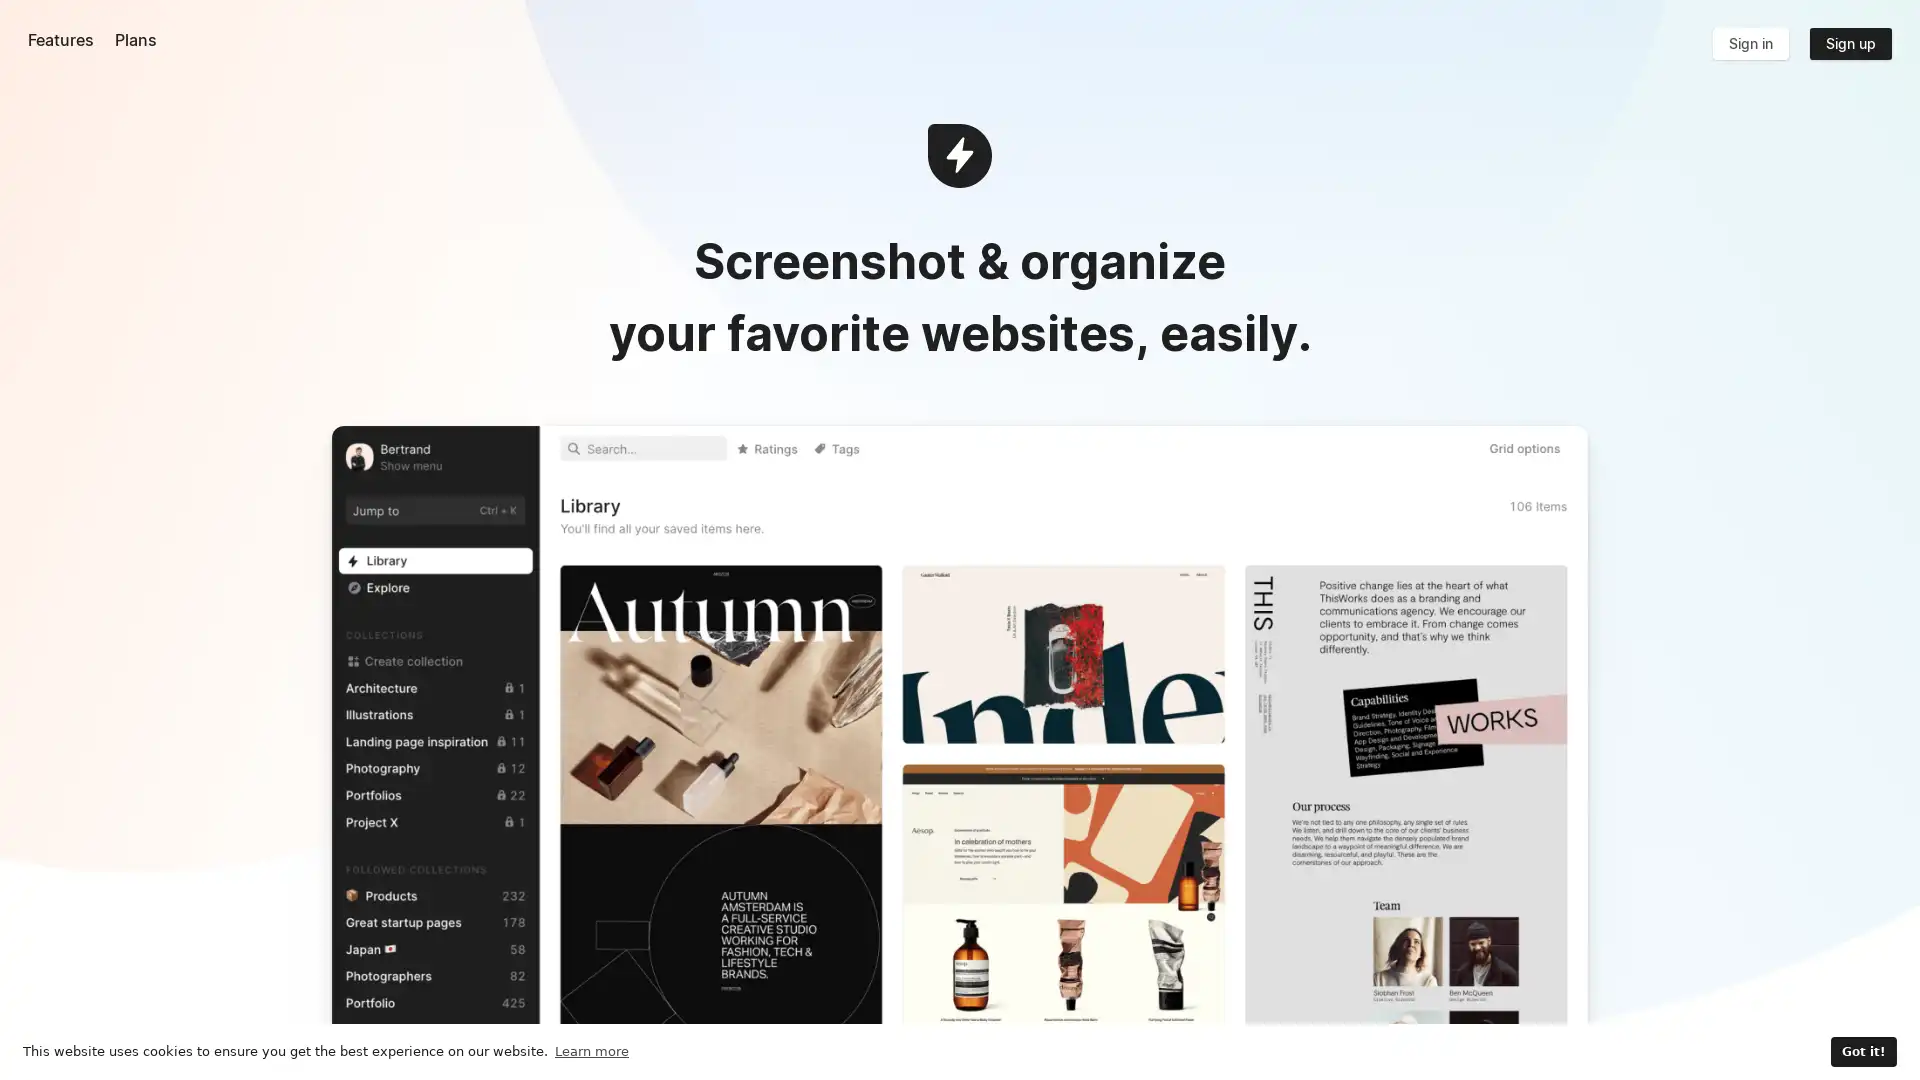 The image size is (1920, 1080). Describe the element at coordinates (1861, 1051) in the screenshot. I see `dismiss cookie message` at that location.